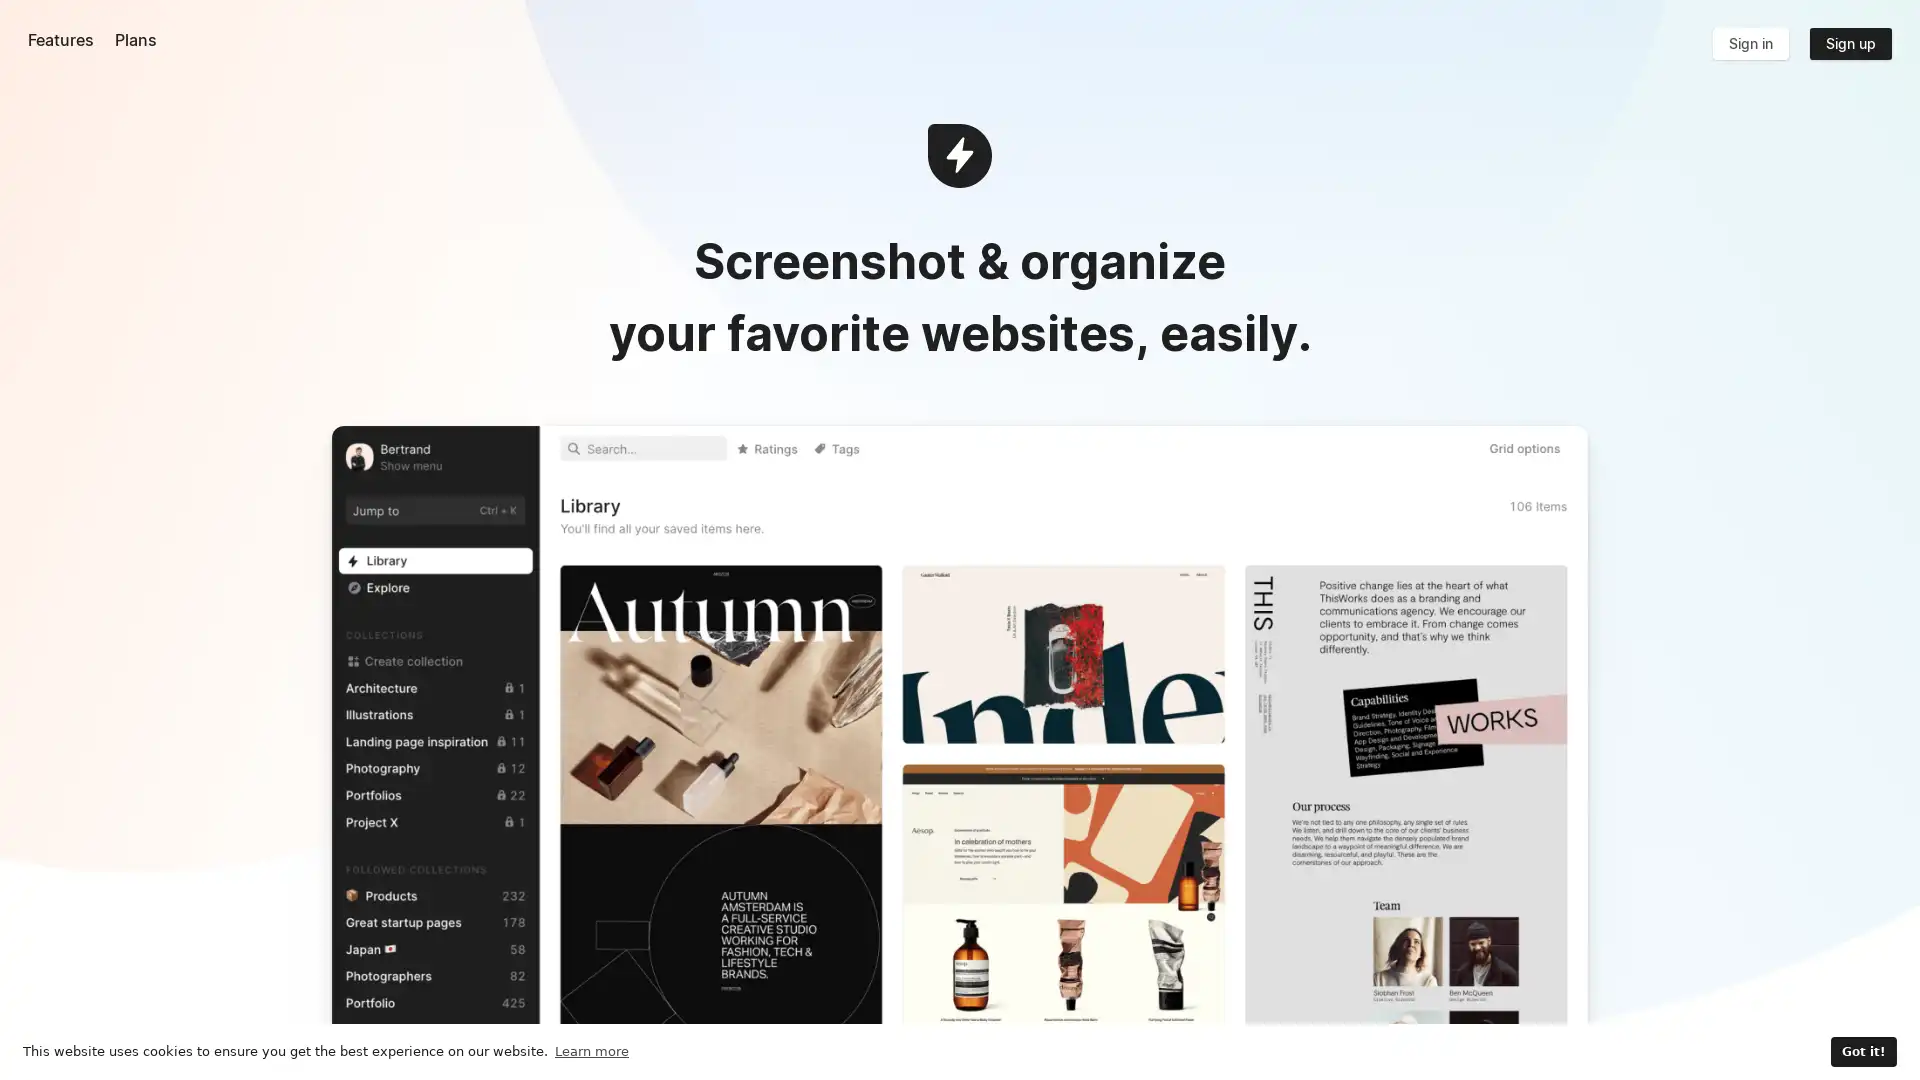 The image size is (1920, 1080). Describe the element at coordinates (1861, 1051) in the screenshot. I see `dismiss cookie message` at that location.